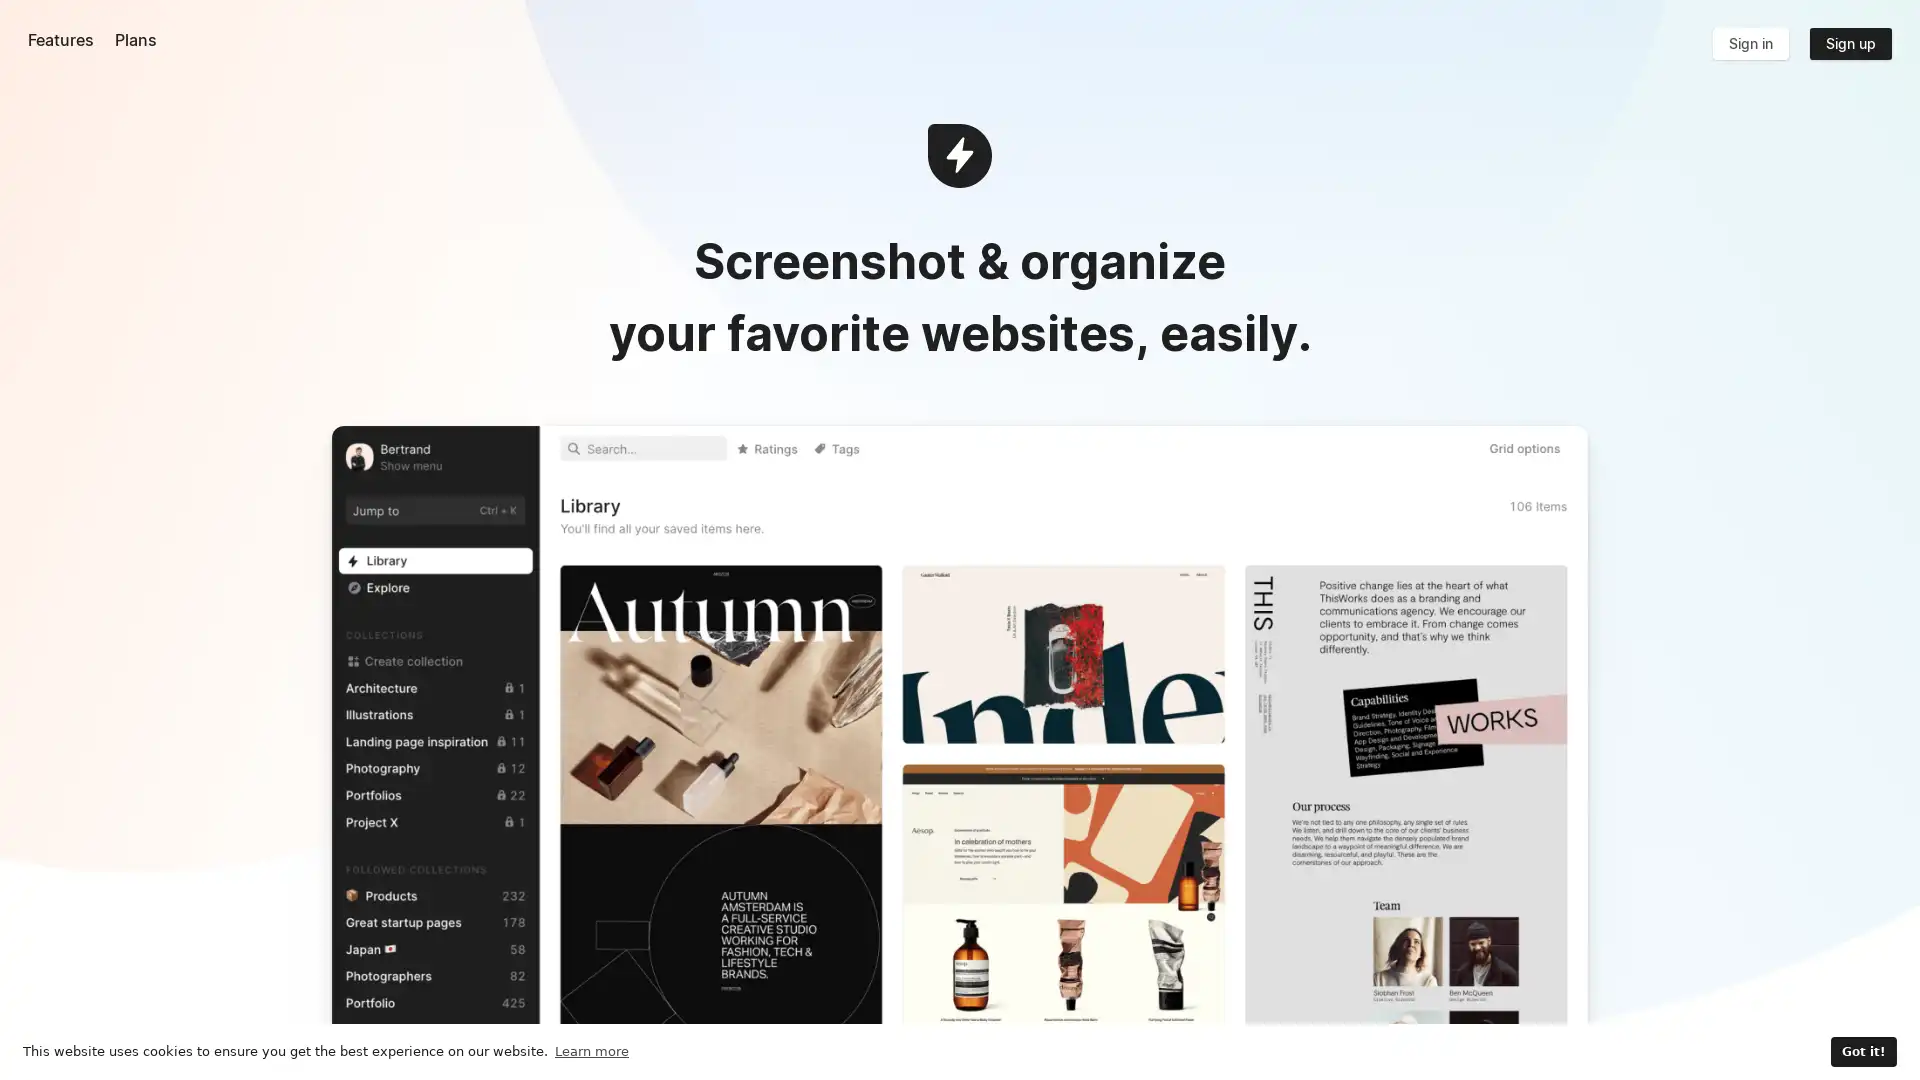 The image size is (1920, 1080). Describe the element at coordinates (1861, 1051) in the screenshot. I see `dismiss cookie message` at that location.